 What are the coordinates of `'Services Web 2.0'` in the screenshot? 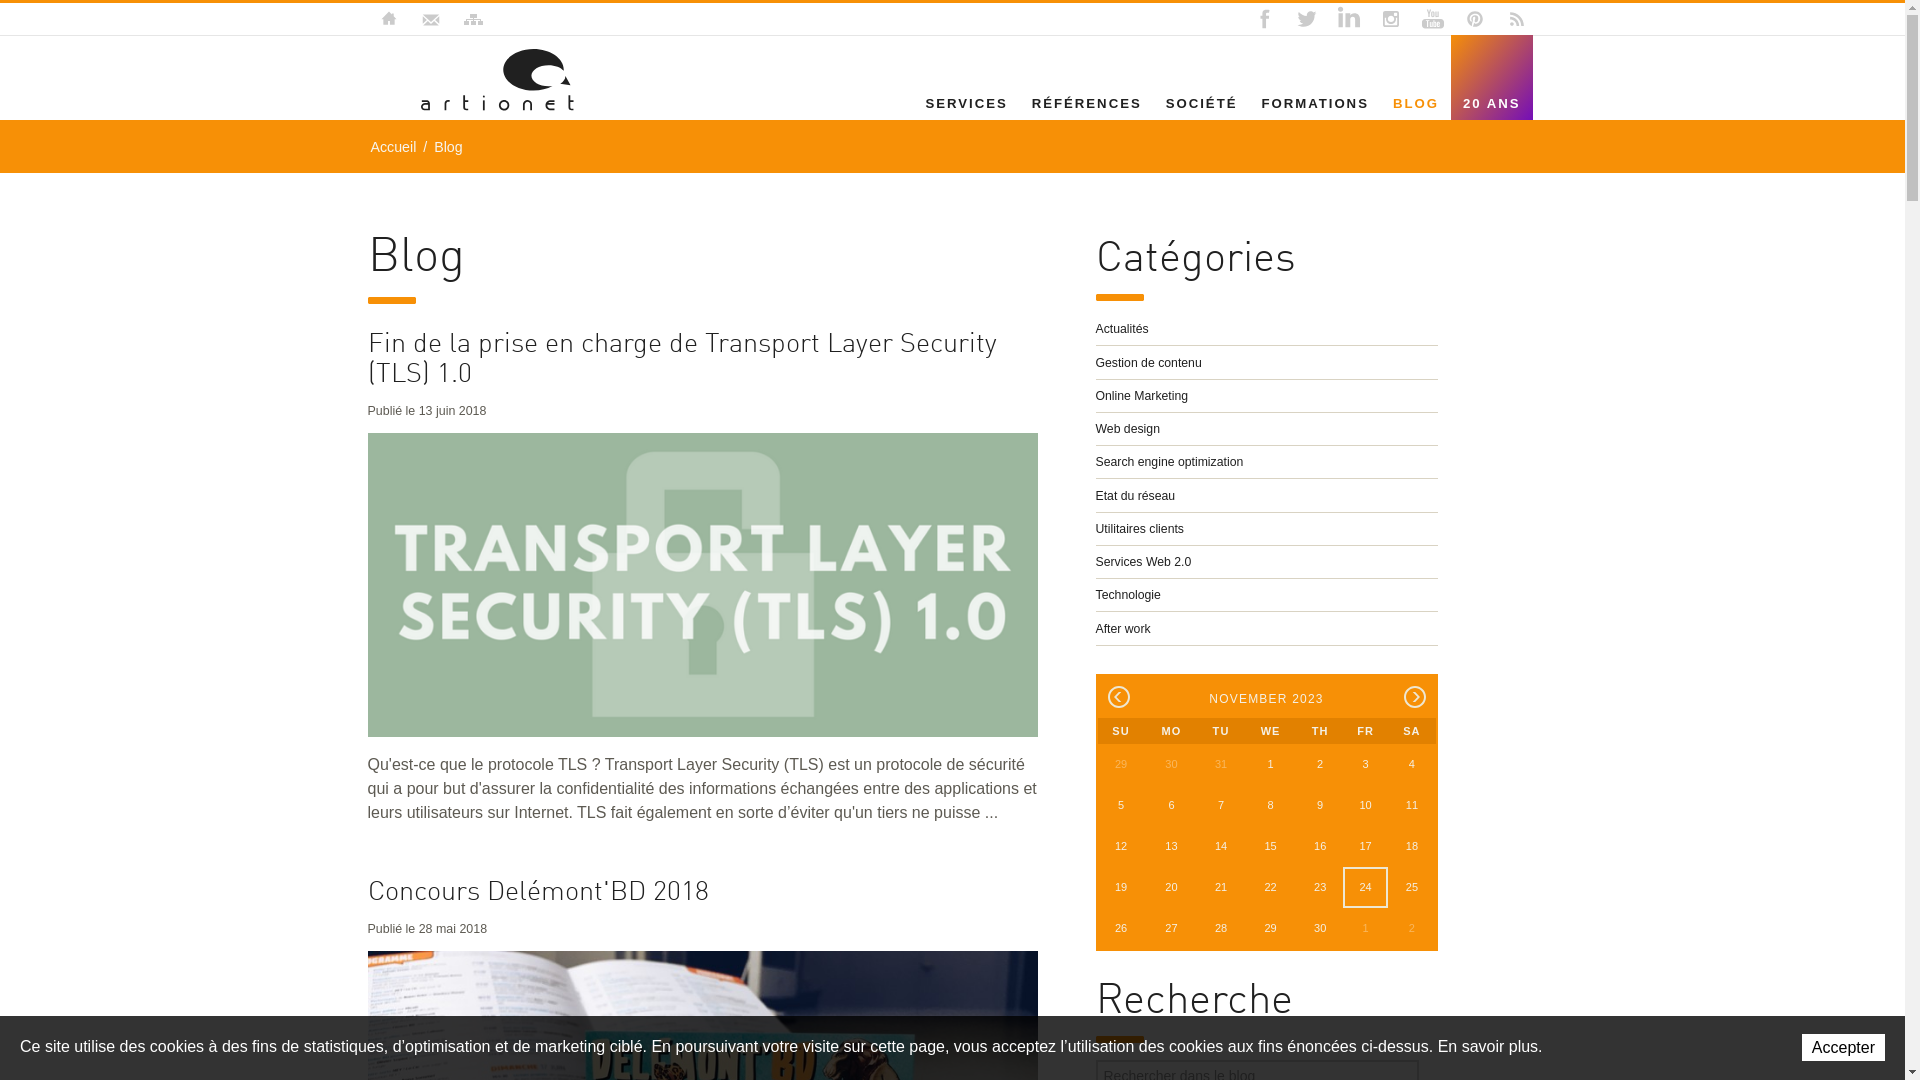 It's located at (1266, 562).